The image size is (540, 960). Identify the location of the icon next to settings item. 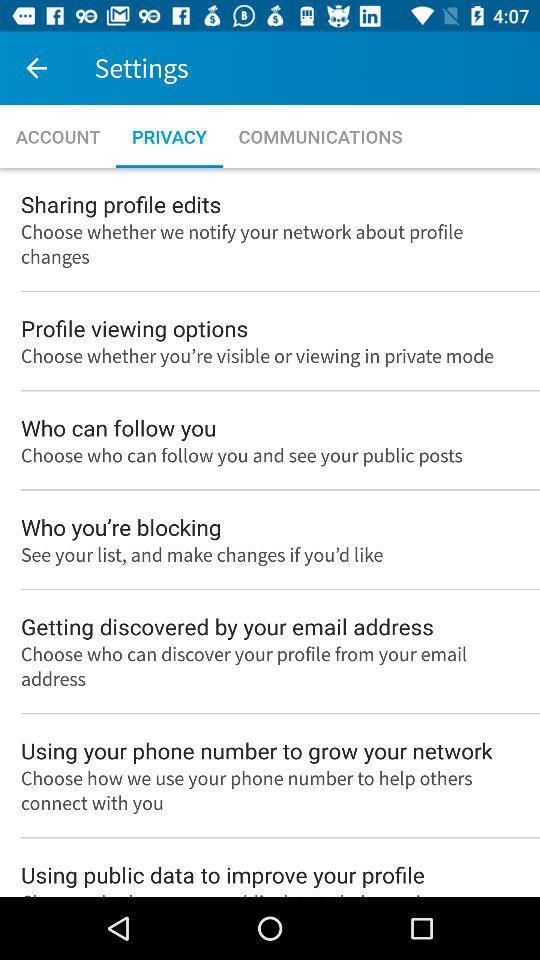
(36, 68).